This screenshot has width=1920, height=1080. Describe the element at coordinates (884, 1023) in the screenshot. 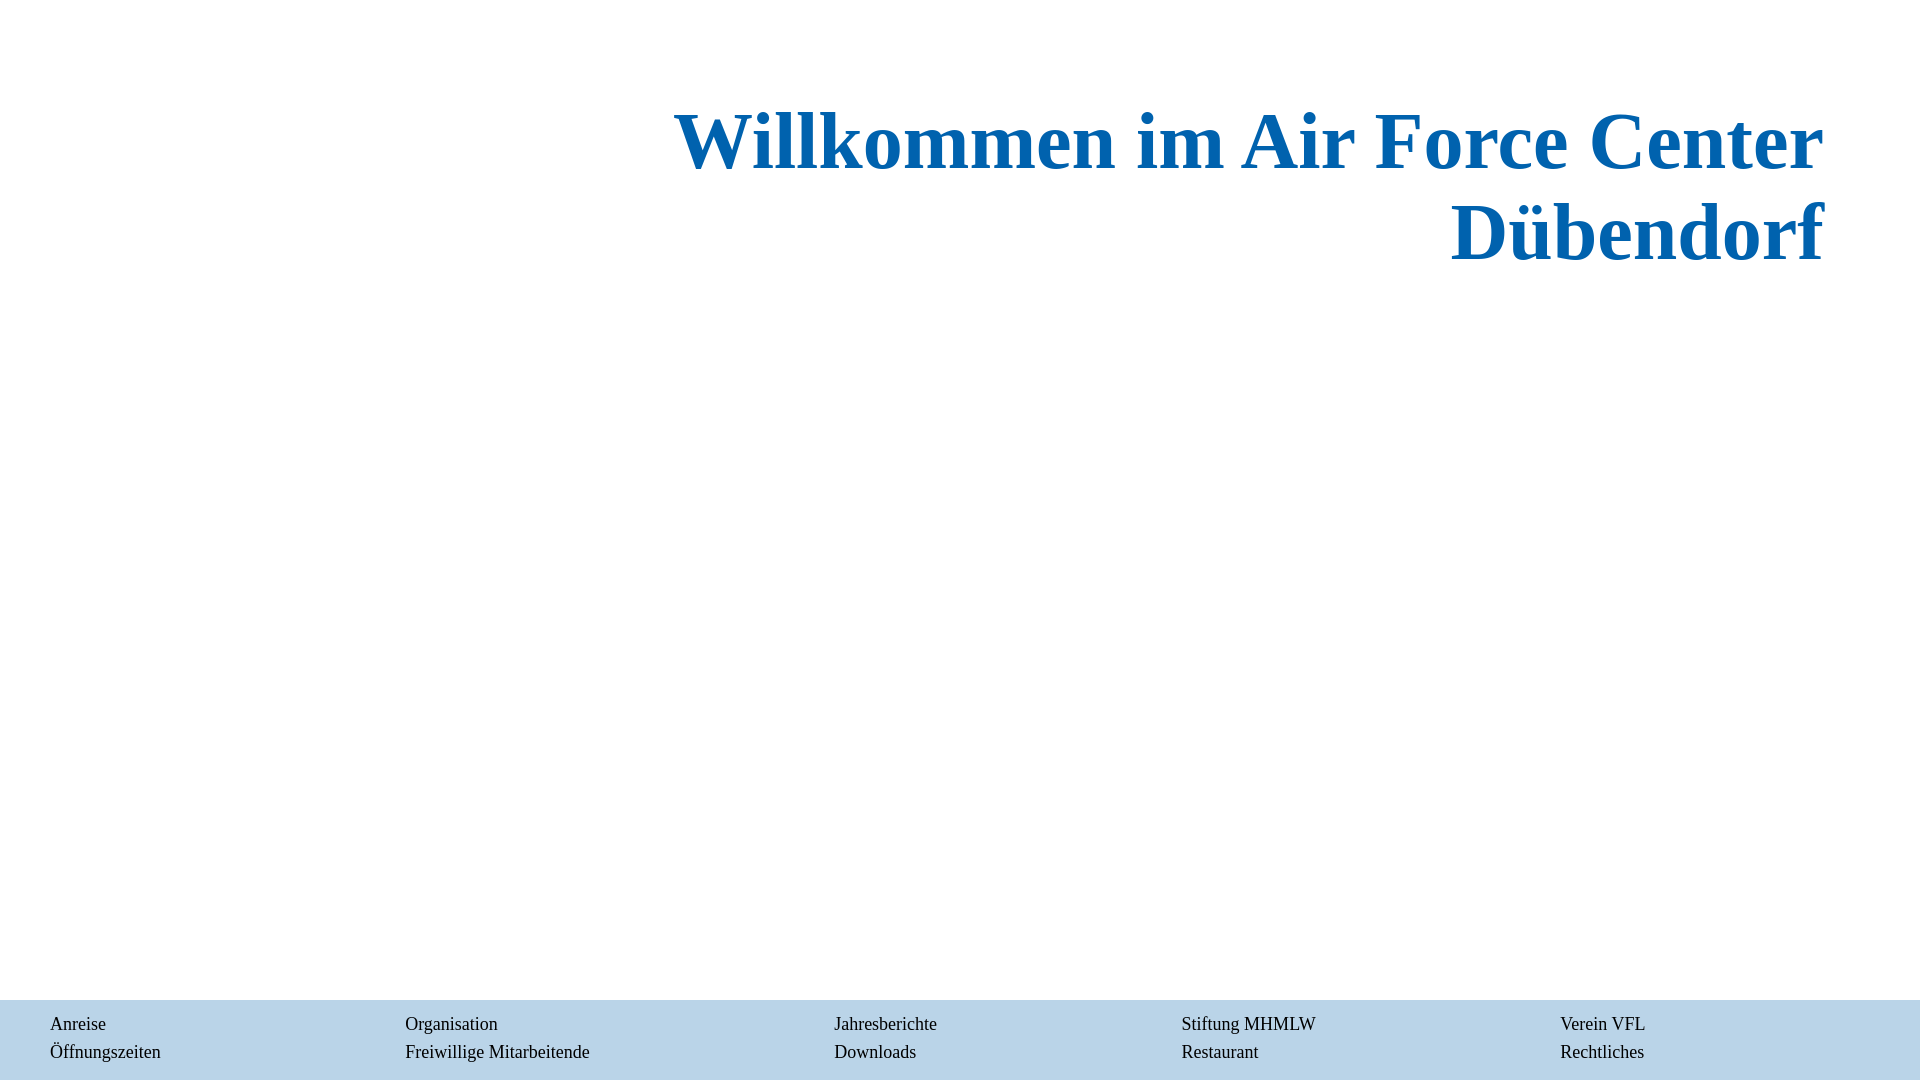

I see `'Jahresberichte'` at that location.